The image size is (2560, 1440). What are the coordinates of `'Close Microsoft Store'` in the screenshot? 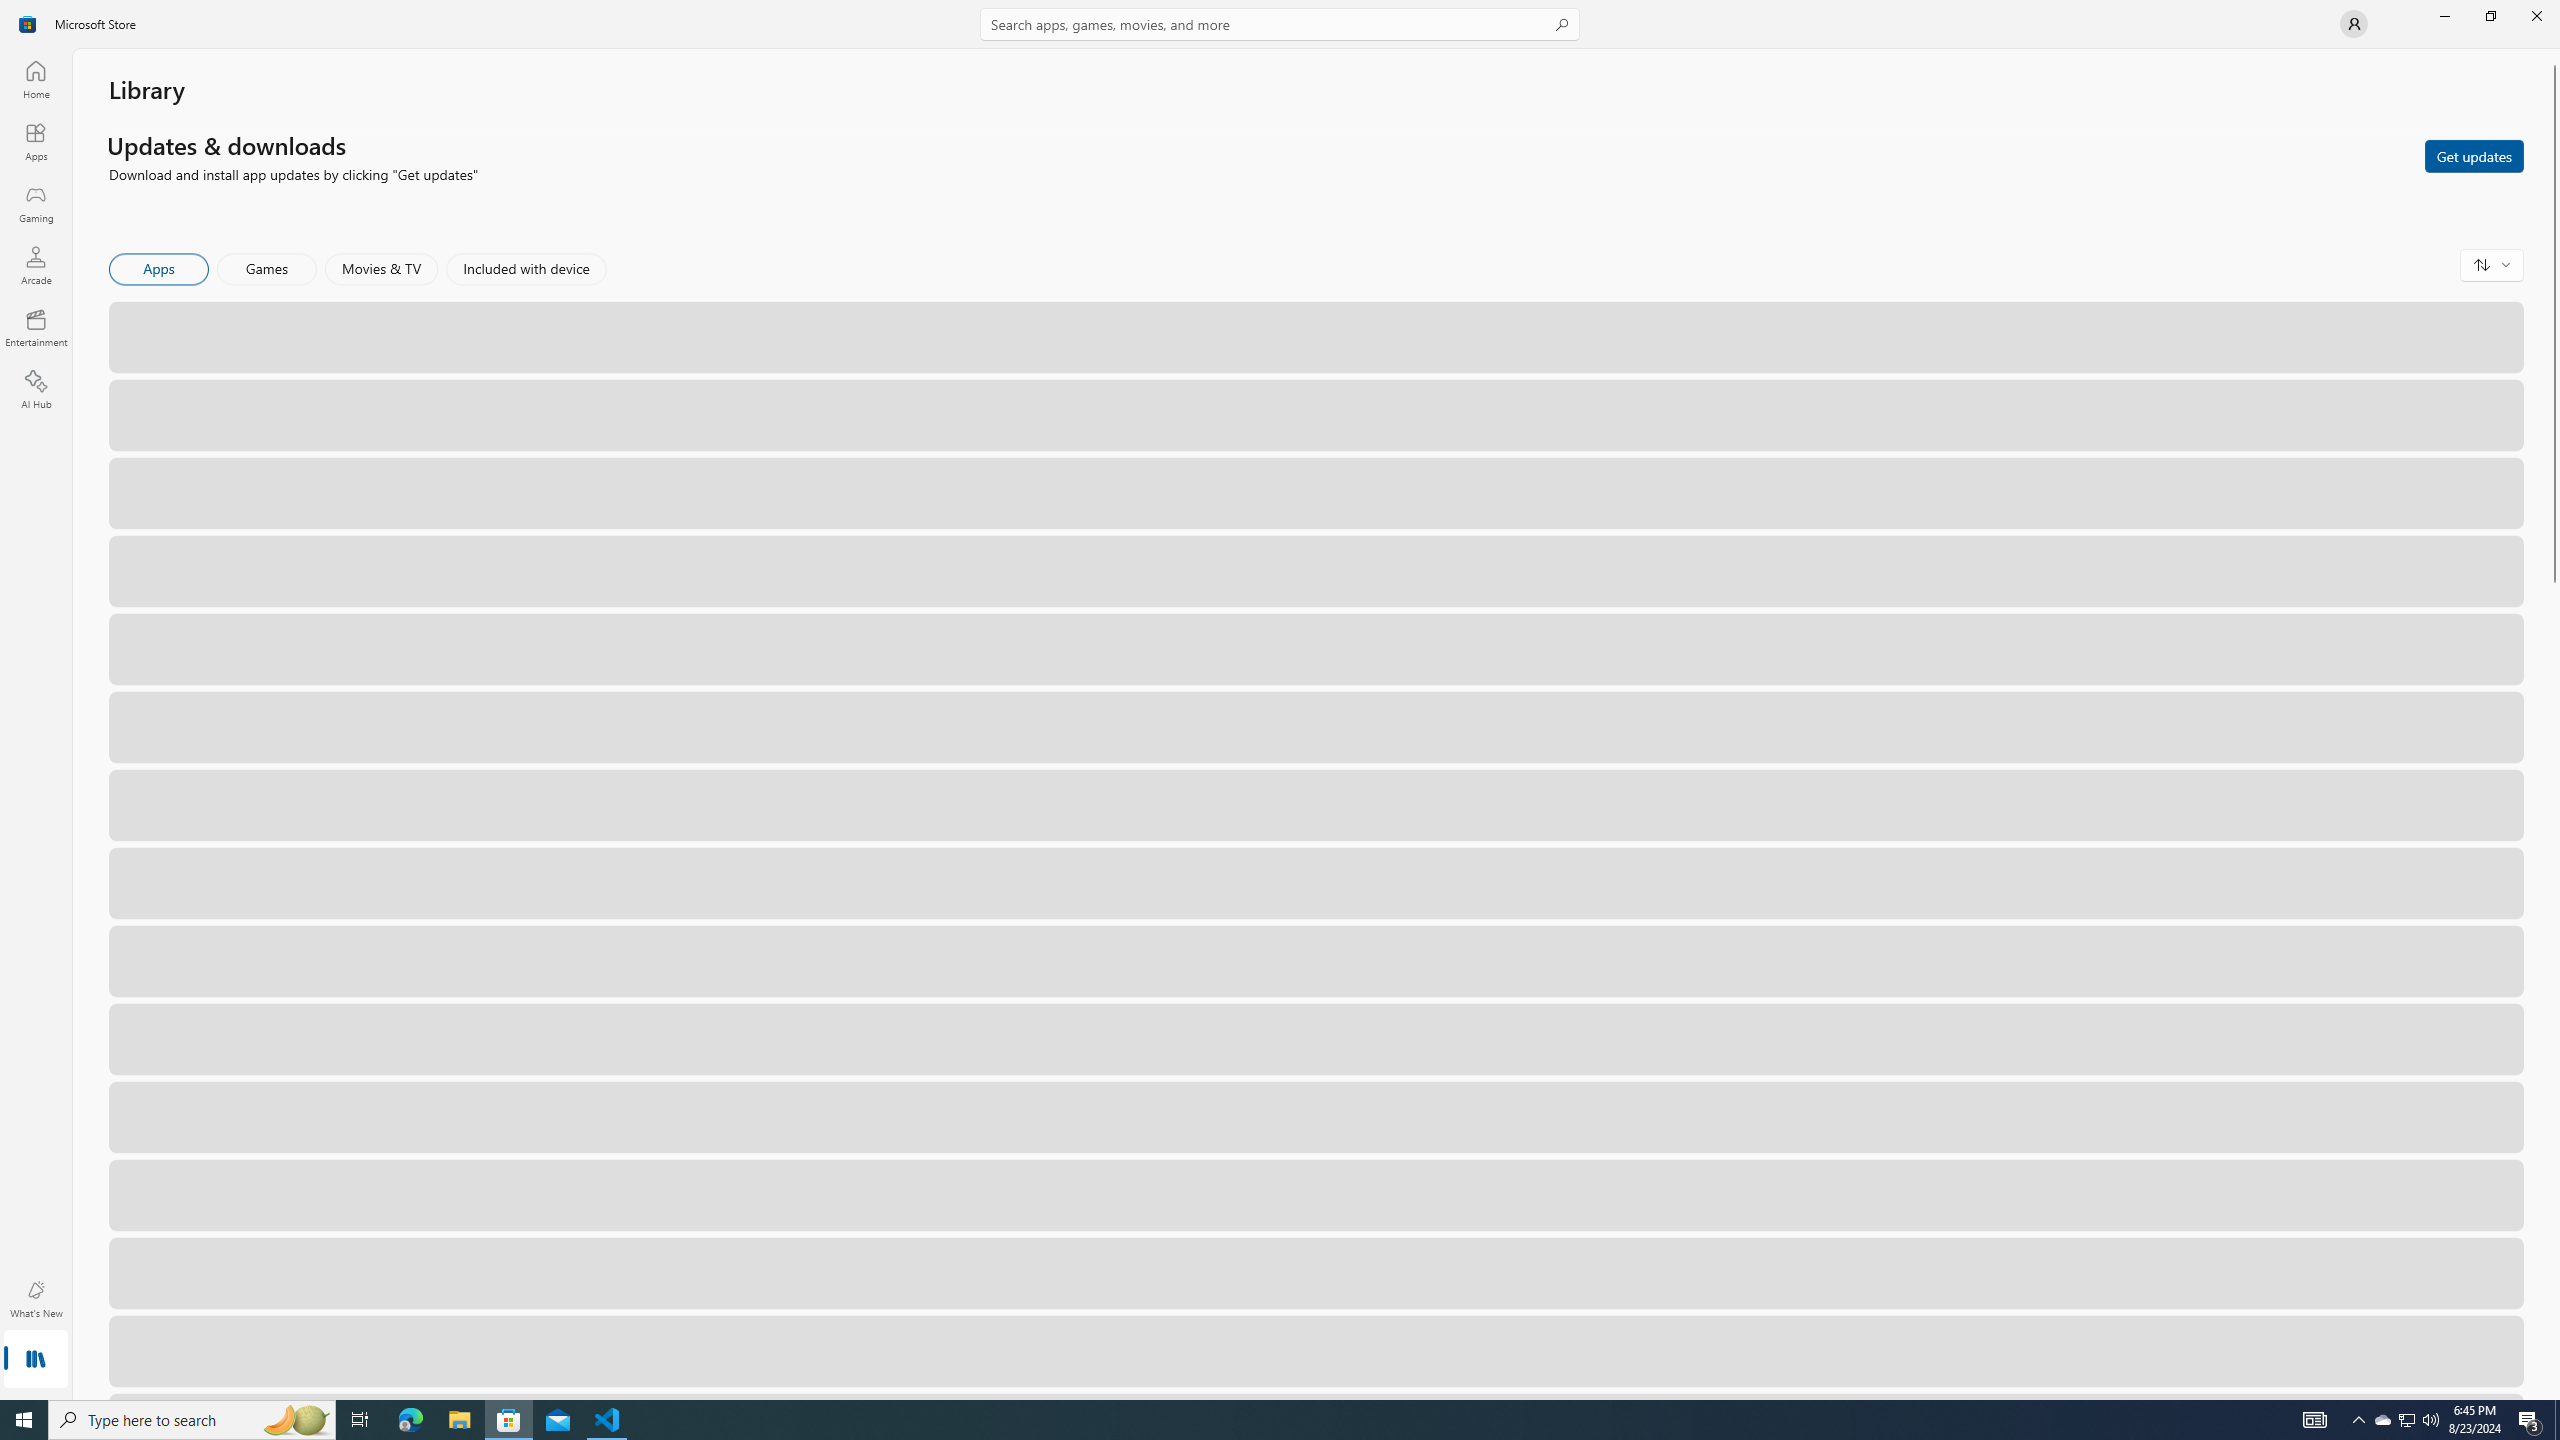 It's located at (2535, 15).